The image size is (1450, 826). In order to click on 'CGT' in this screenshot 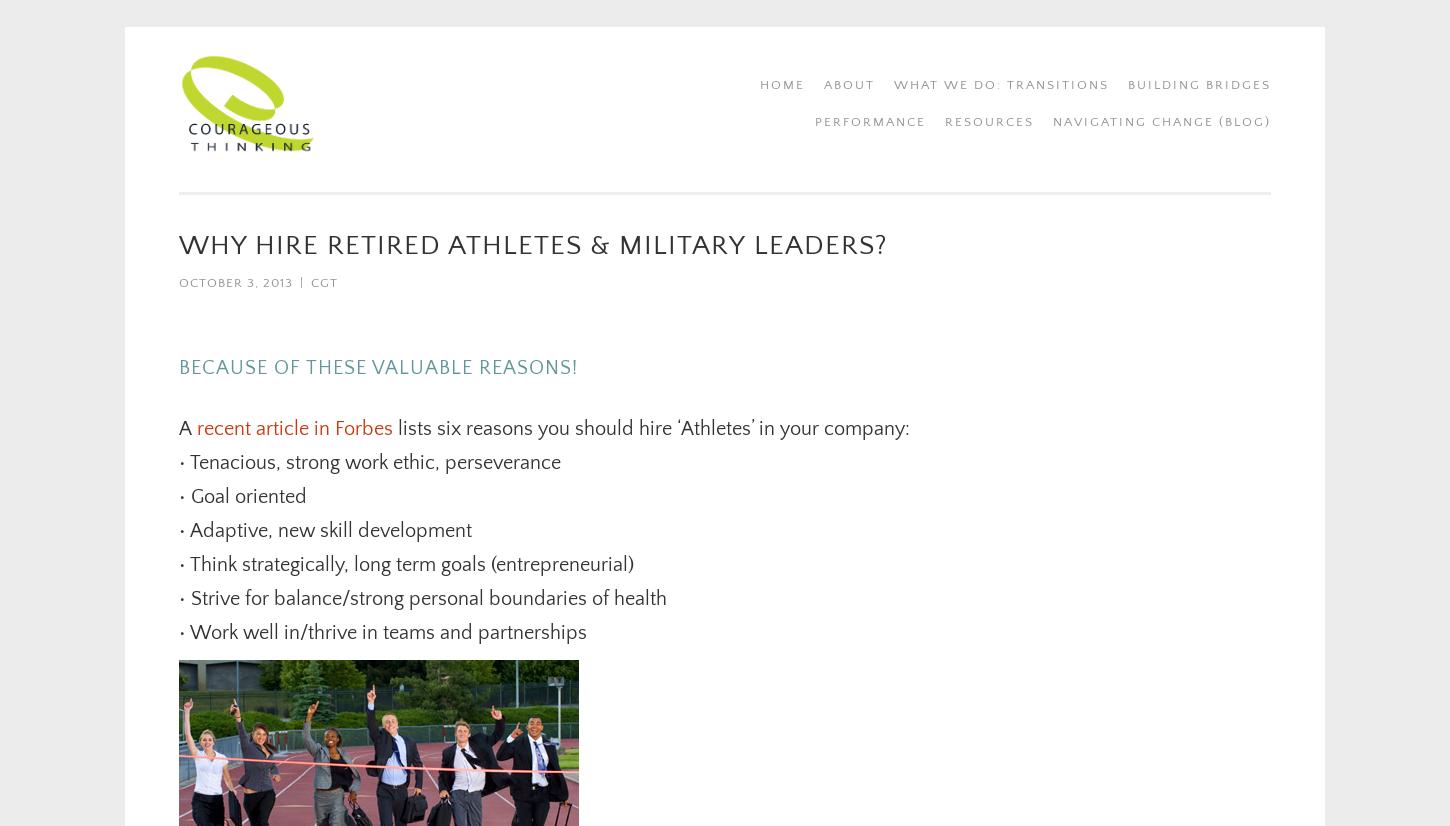, I will do `click(324, 281)`.